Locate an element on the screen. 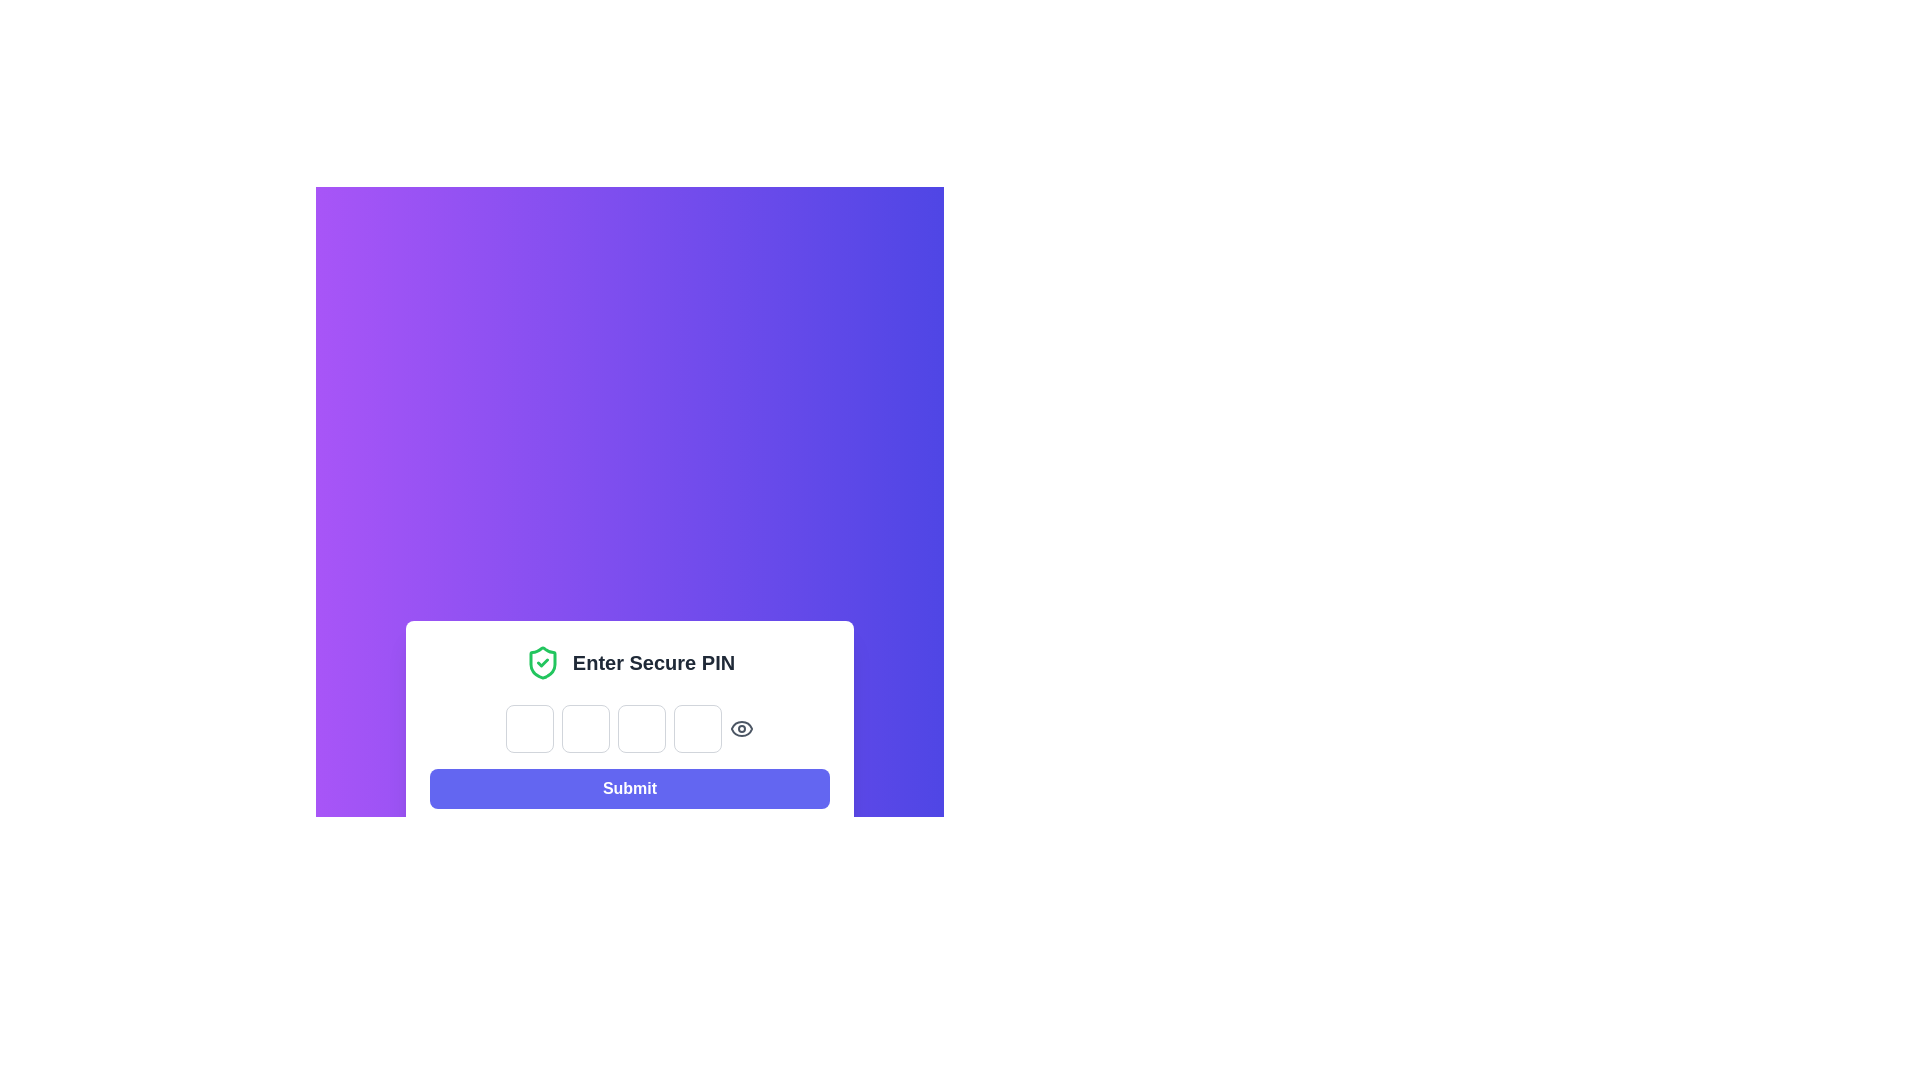  the distinctive 'eye' icon located to the right of the PIN input boxes is located at coordinates (741, 729).